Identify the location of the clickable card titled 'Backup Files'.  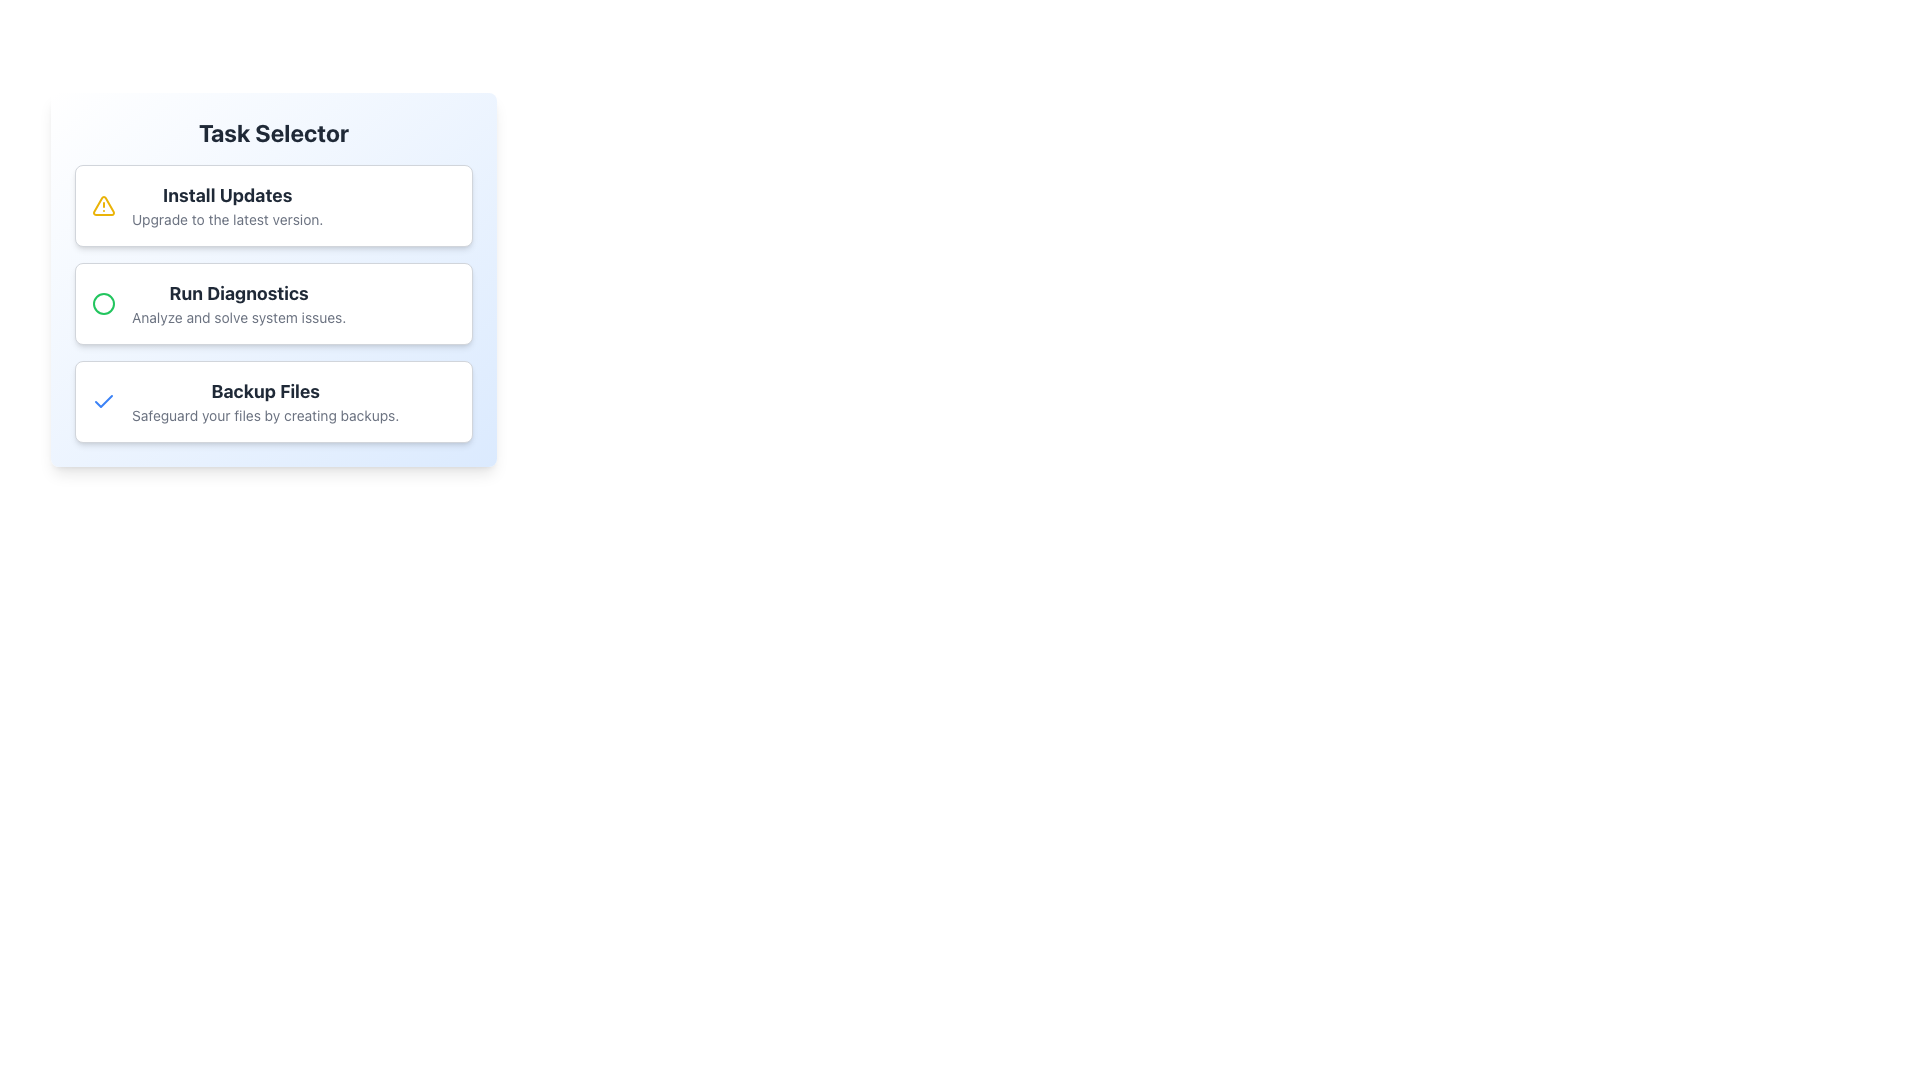
(272, 401).